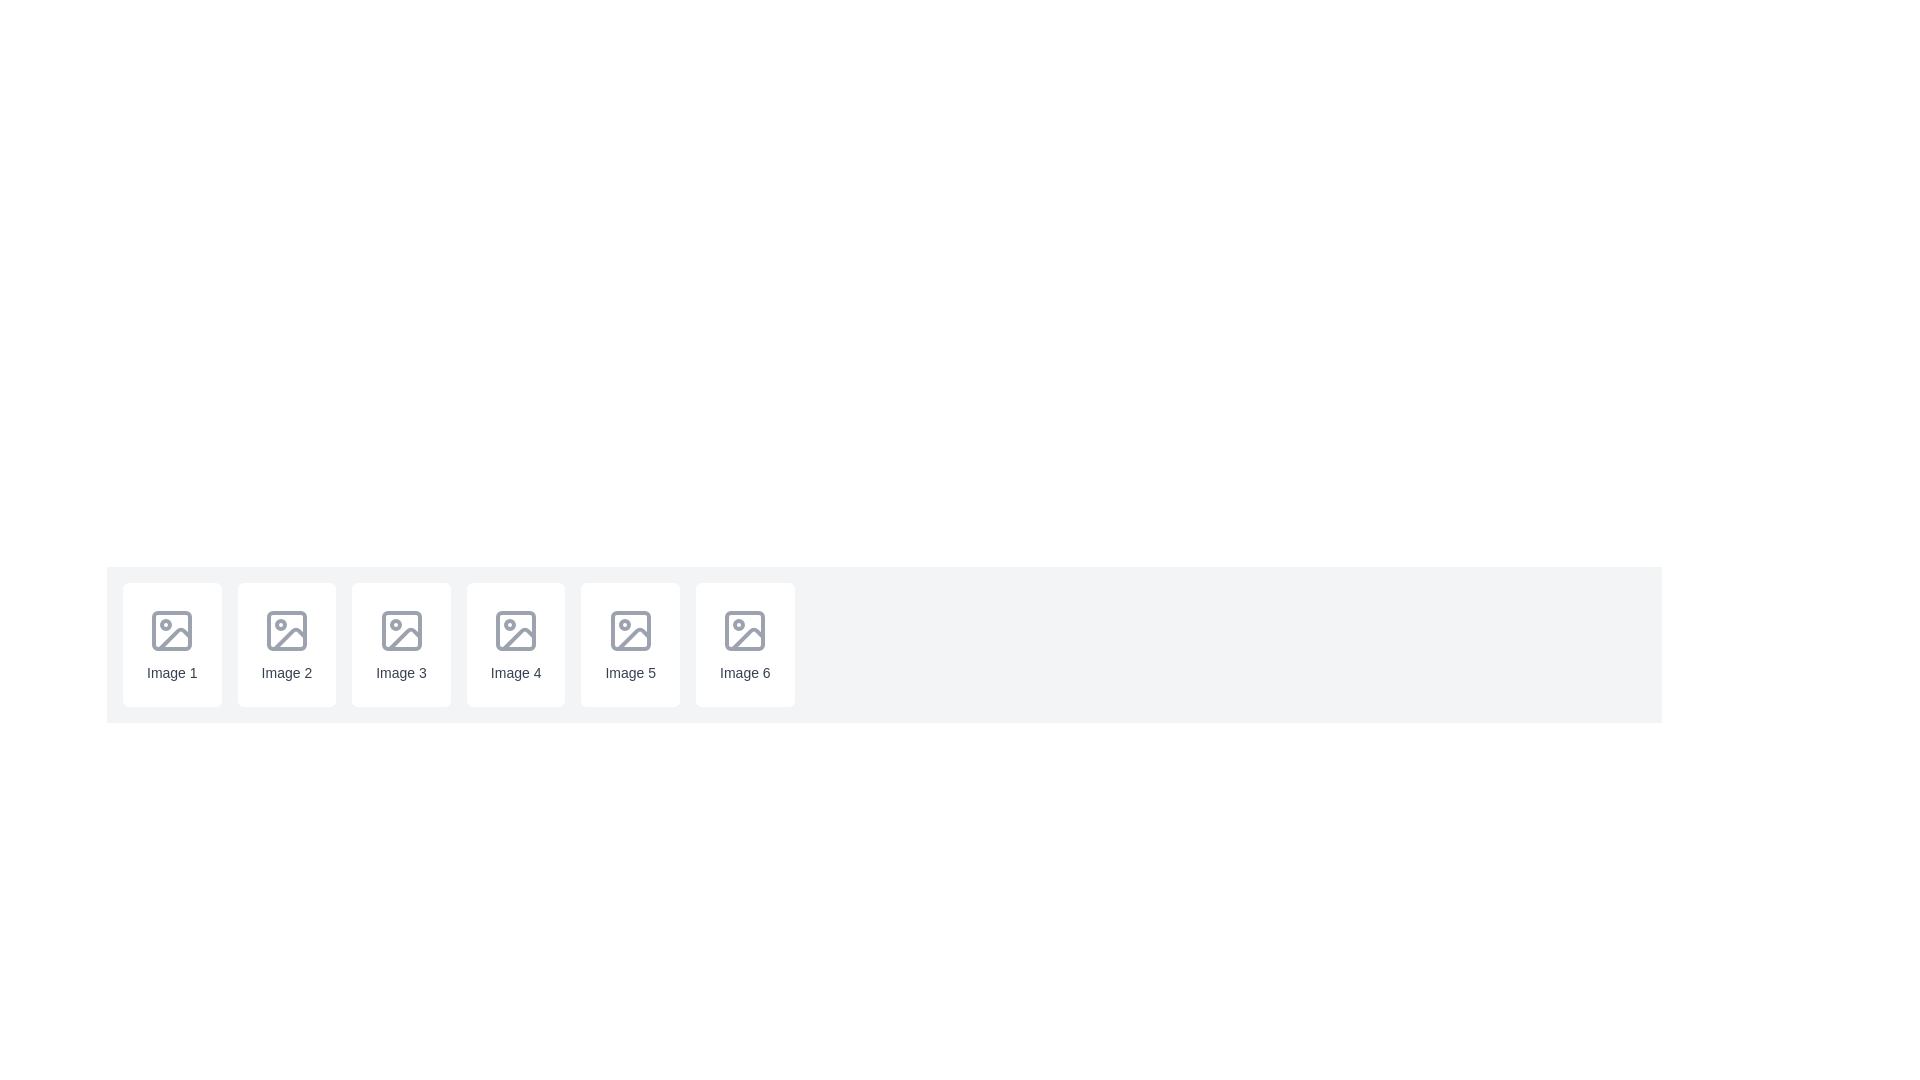 The height and width of the screenshot is (1080, 1920). What do you see at coordinates (516, 631) in the screenshot?
I see `image placeholder icon located in the fourth position of a horizontally aligned series of six items, centered above the label 'Image 4'` at bounding box center [516, 631].